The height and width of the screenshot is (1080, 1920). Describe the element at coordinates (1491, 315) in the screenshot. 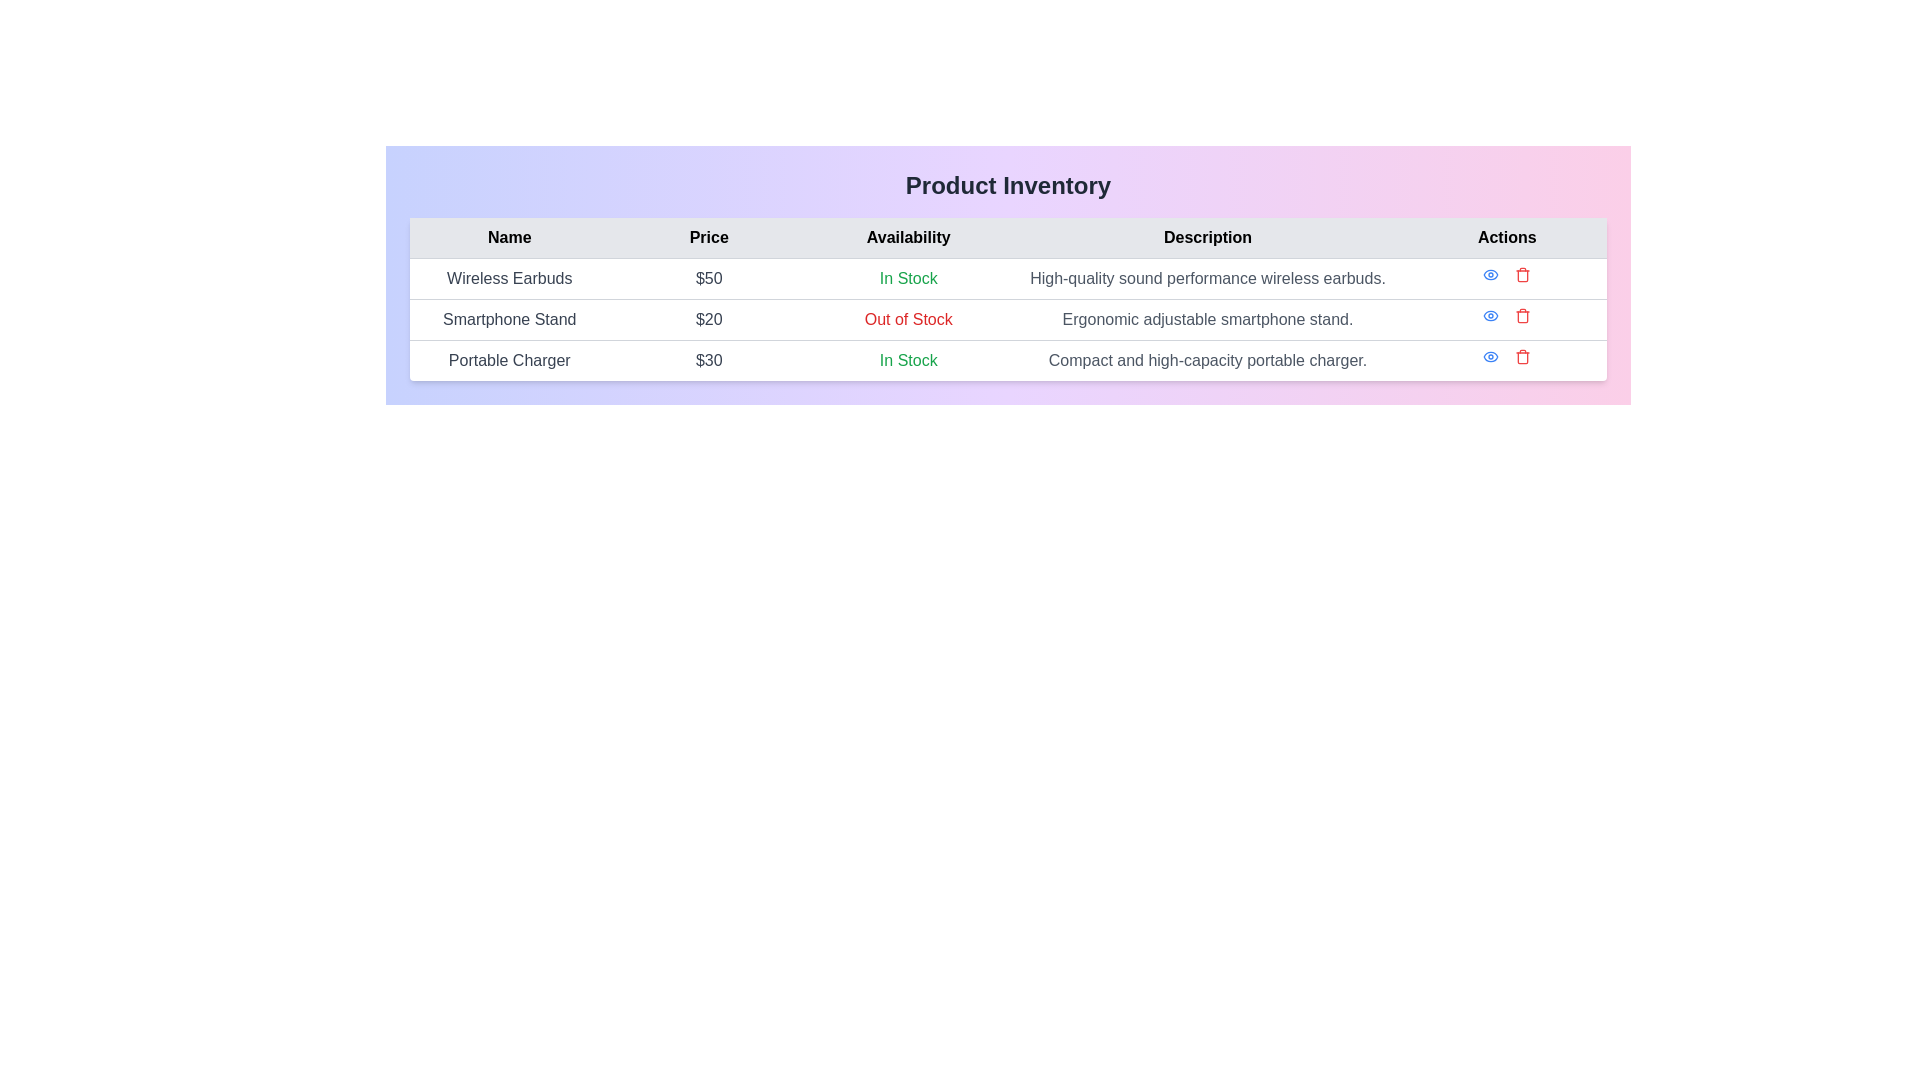

I see `the IconButton in the 'Actions' column for the 'Smartphone Stand' product` at that location.